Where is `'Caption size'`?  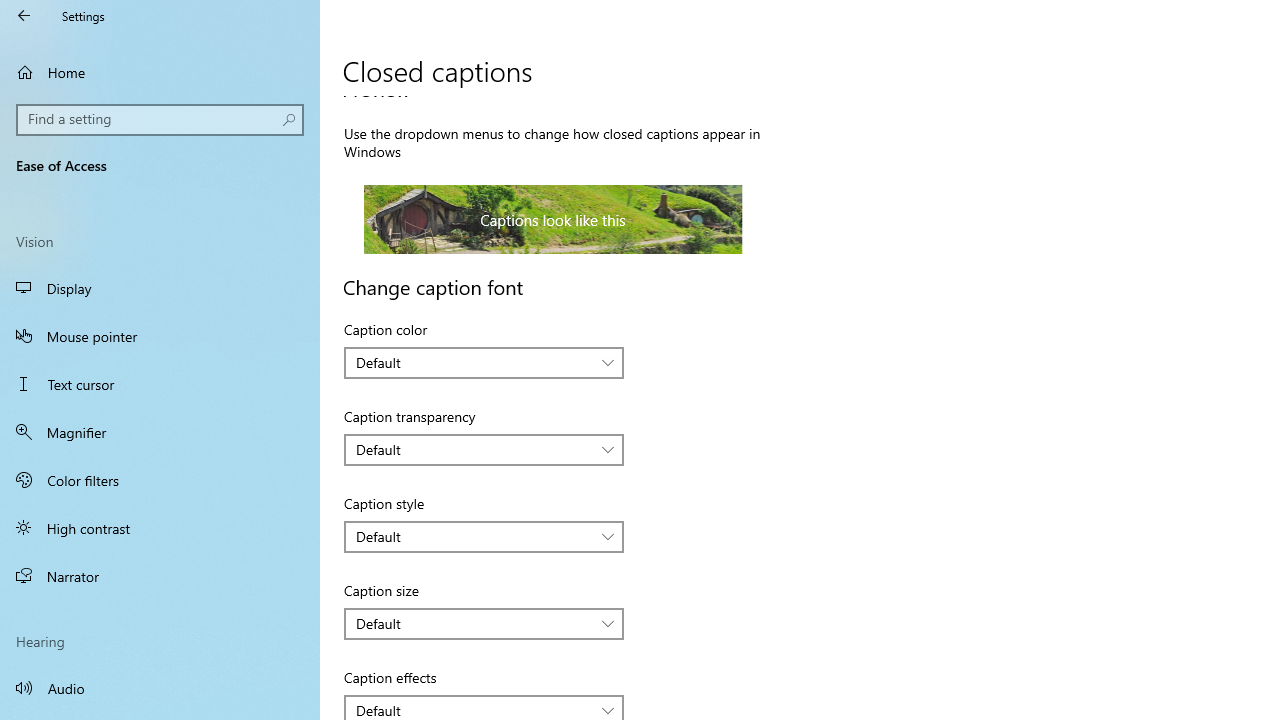
'Caption size' is located at coordinates (484, 622).